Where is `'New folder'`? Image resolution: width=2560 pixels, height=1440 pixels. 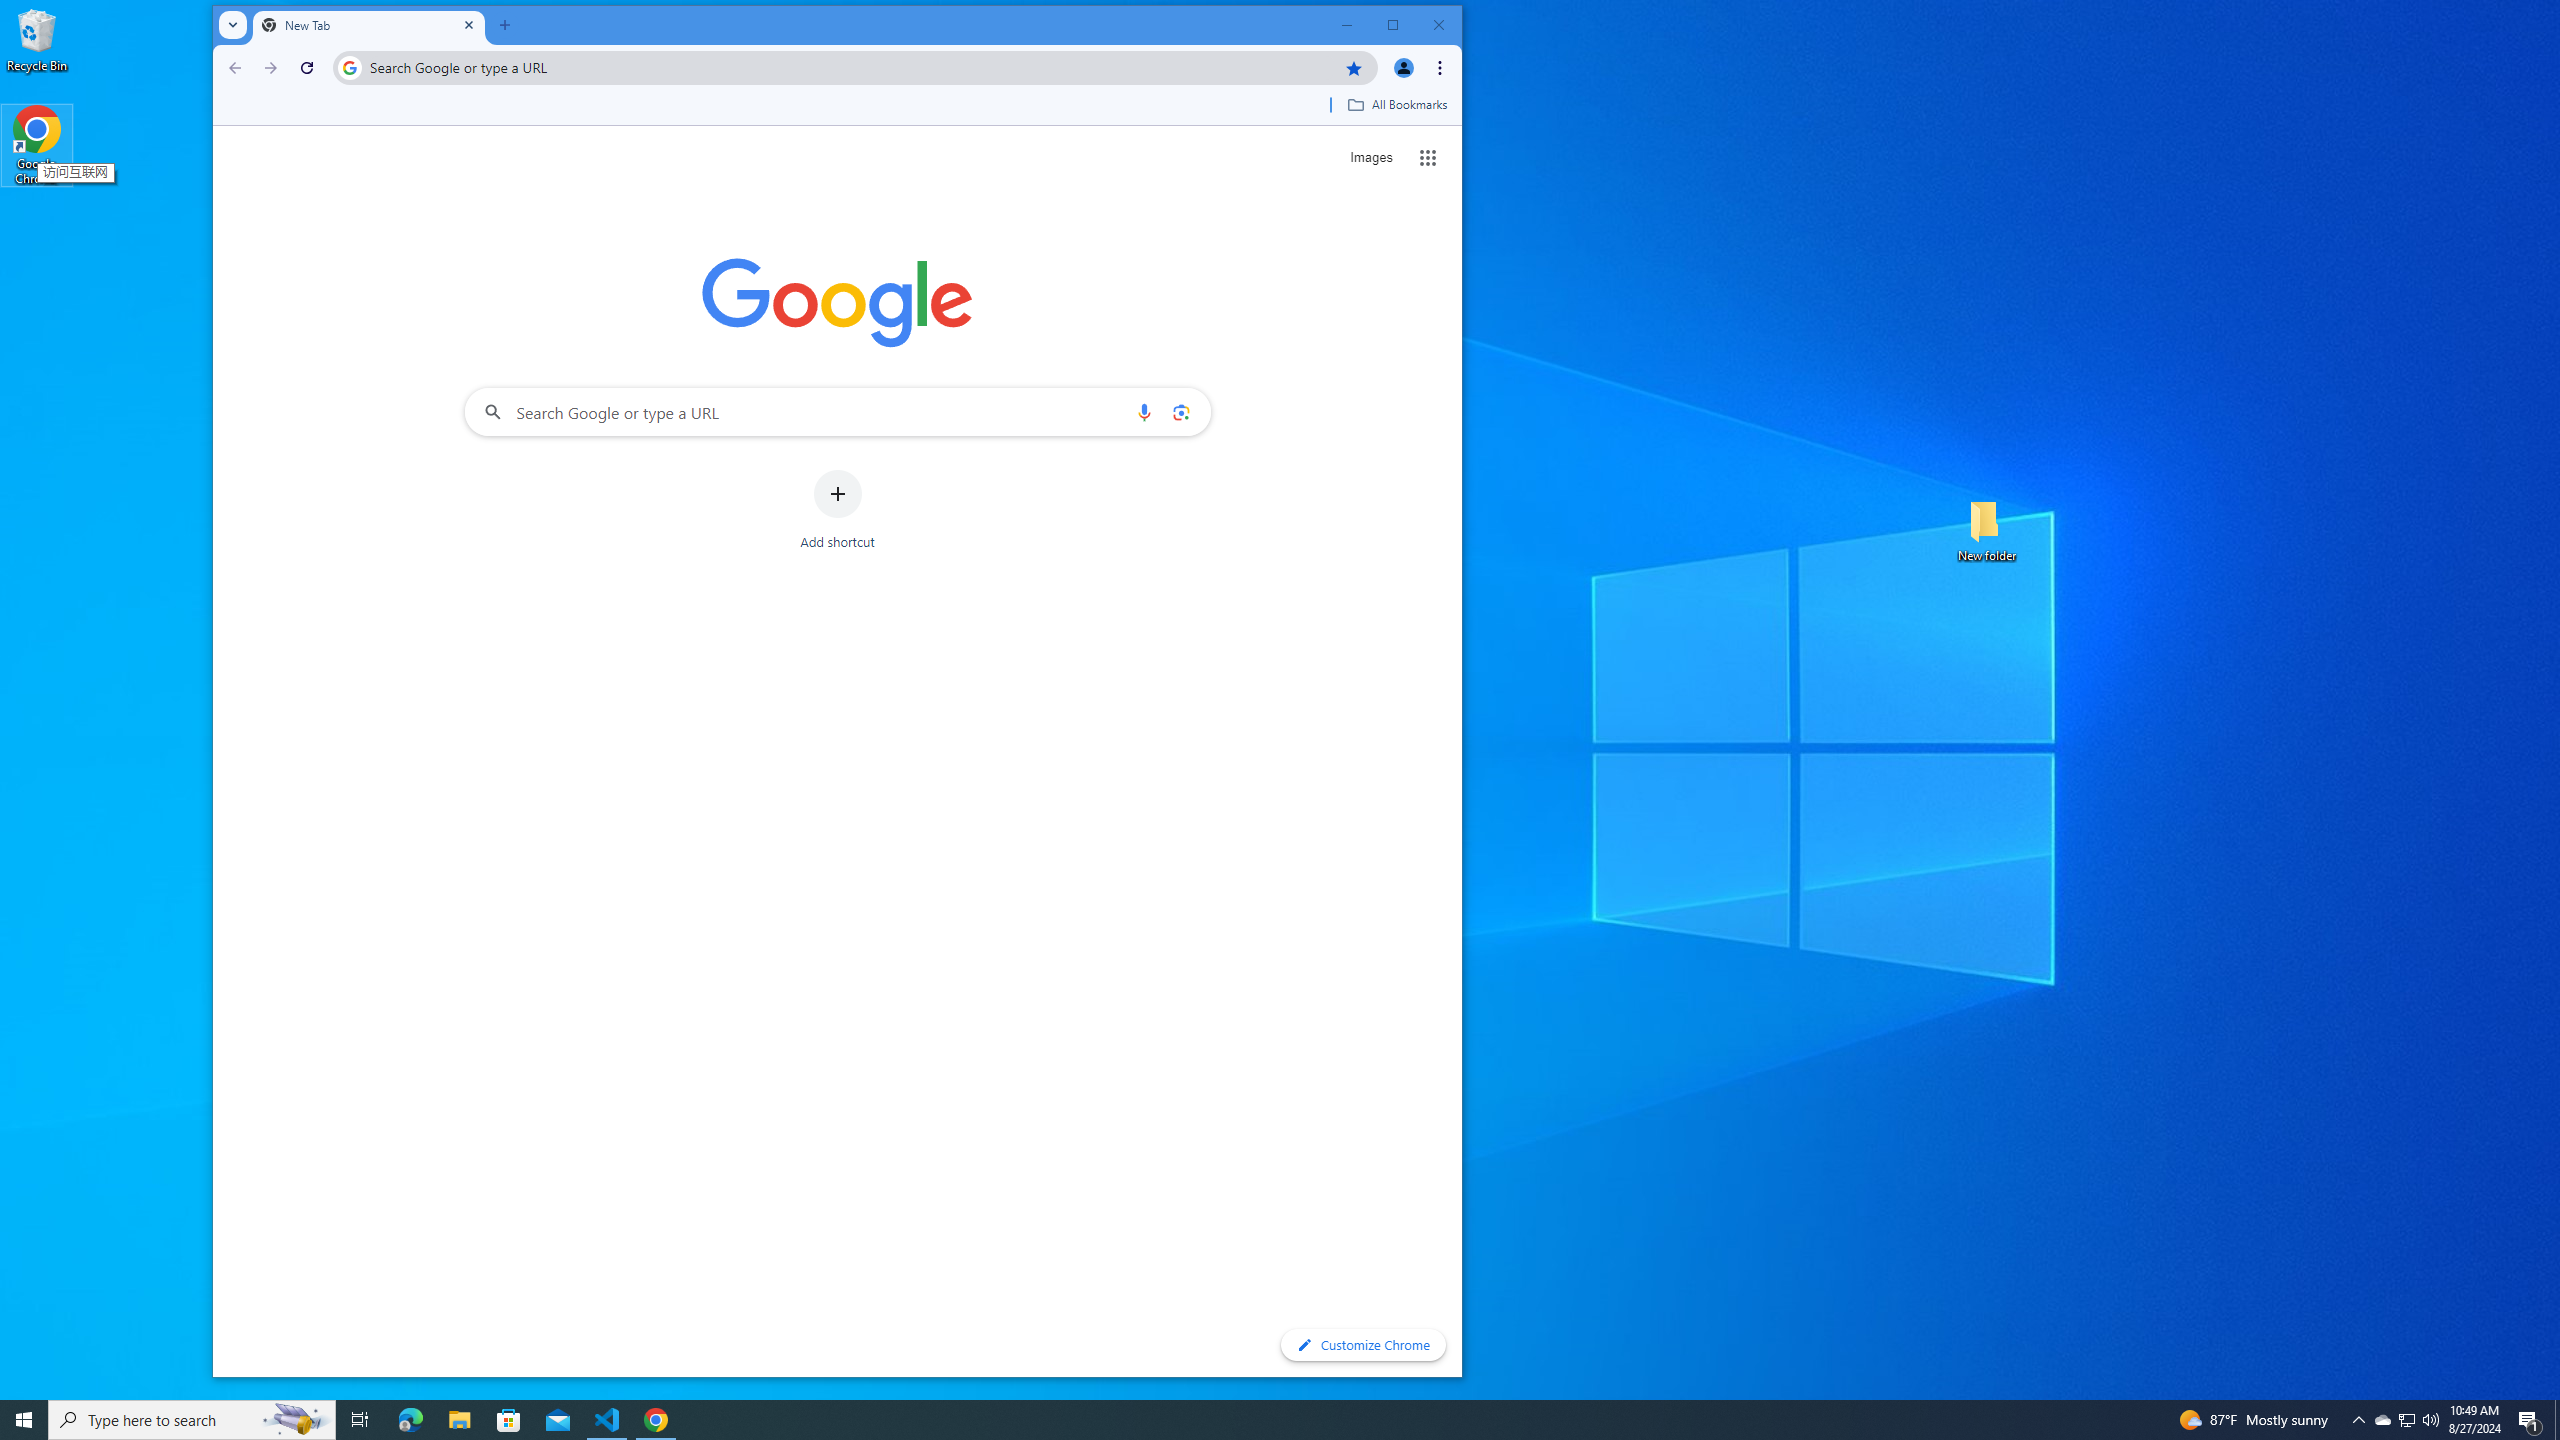
'New folder' is located at coordinates (1986, 528).